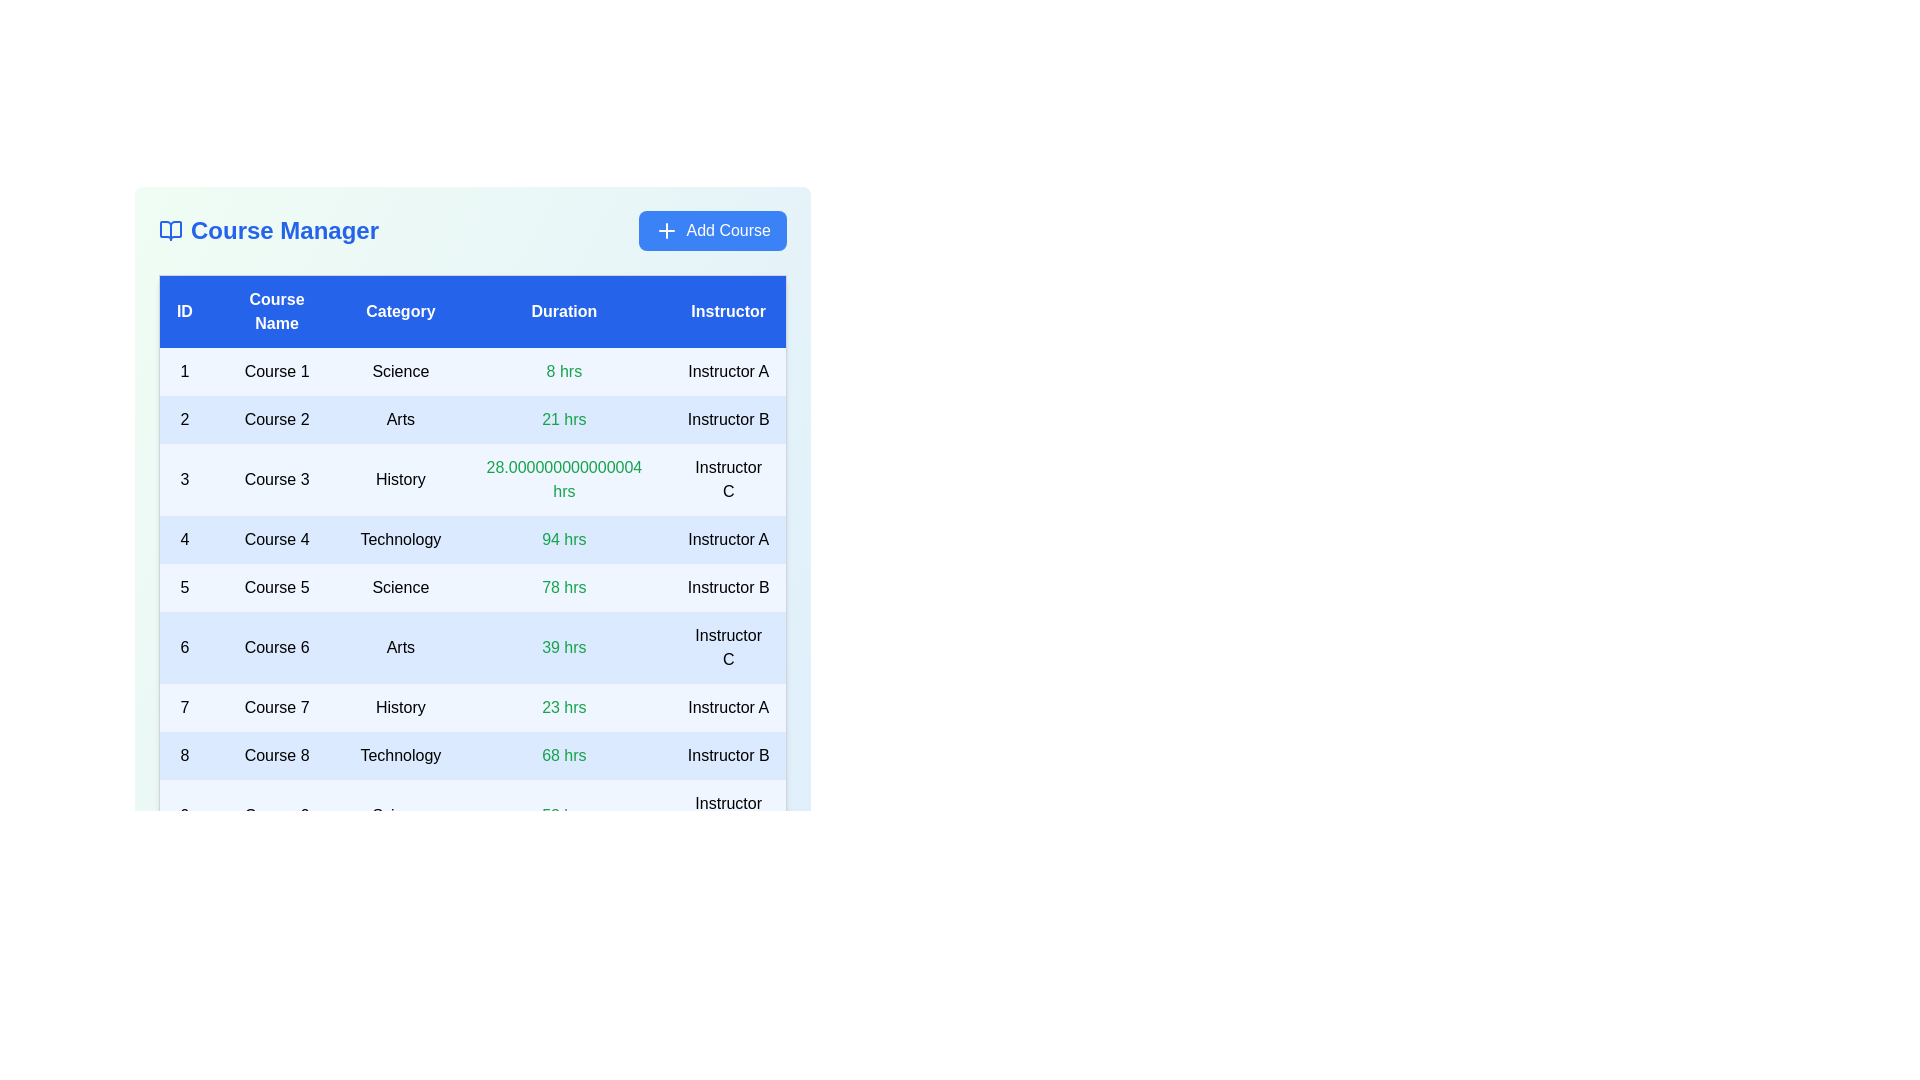  What do you see at coordinates (563, 311) in the screenshot?
I see `the table header labeled 'Duration' to sort the courses by that column` at bounding box center [563, 311].